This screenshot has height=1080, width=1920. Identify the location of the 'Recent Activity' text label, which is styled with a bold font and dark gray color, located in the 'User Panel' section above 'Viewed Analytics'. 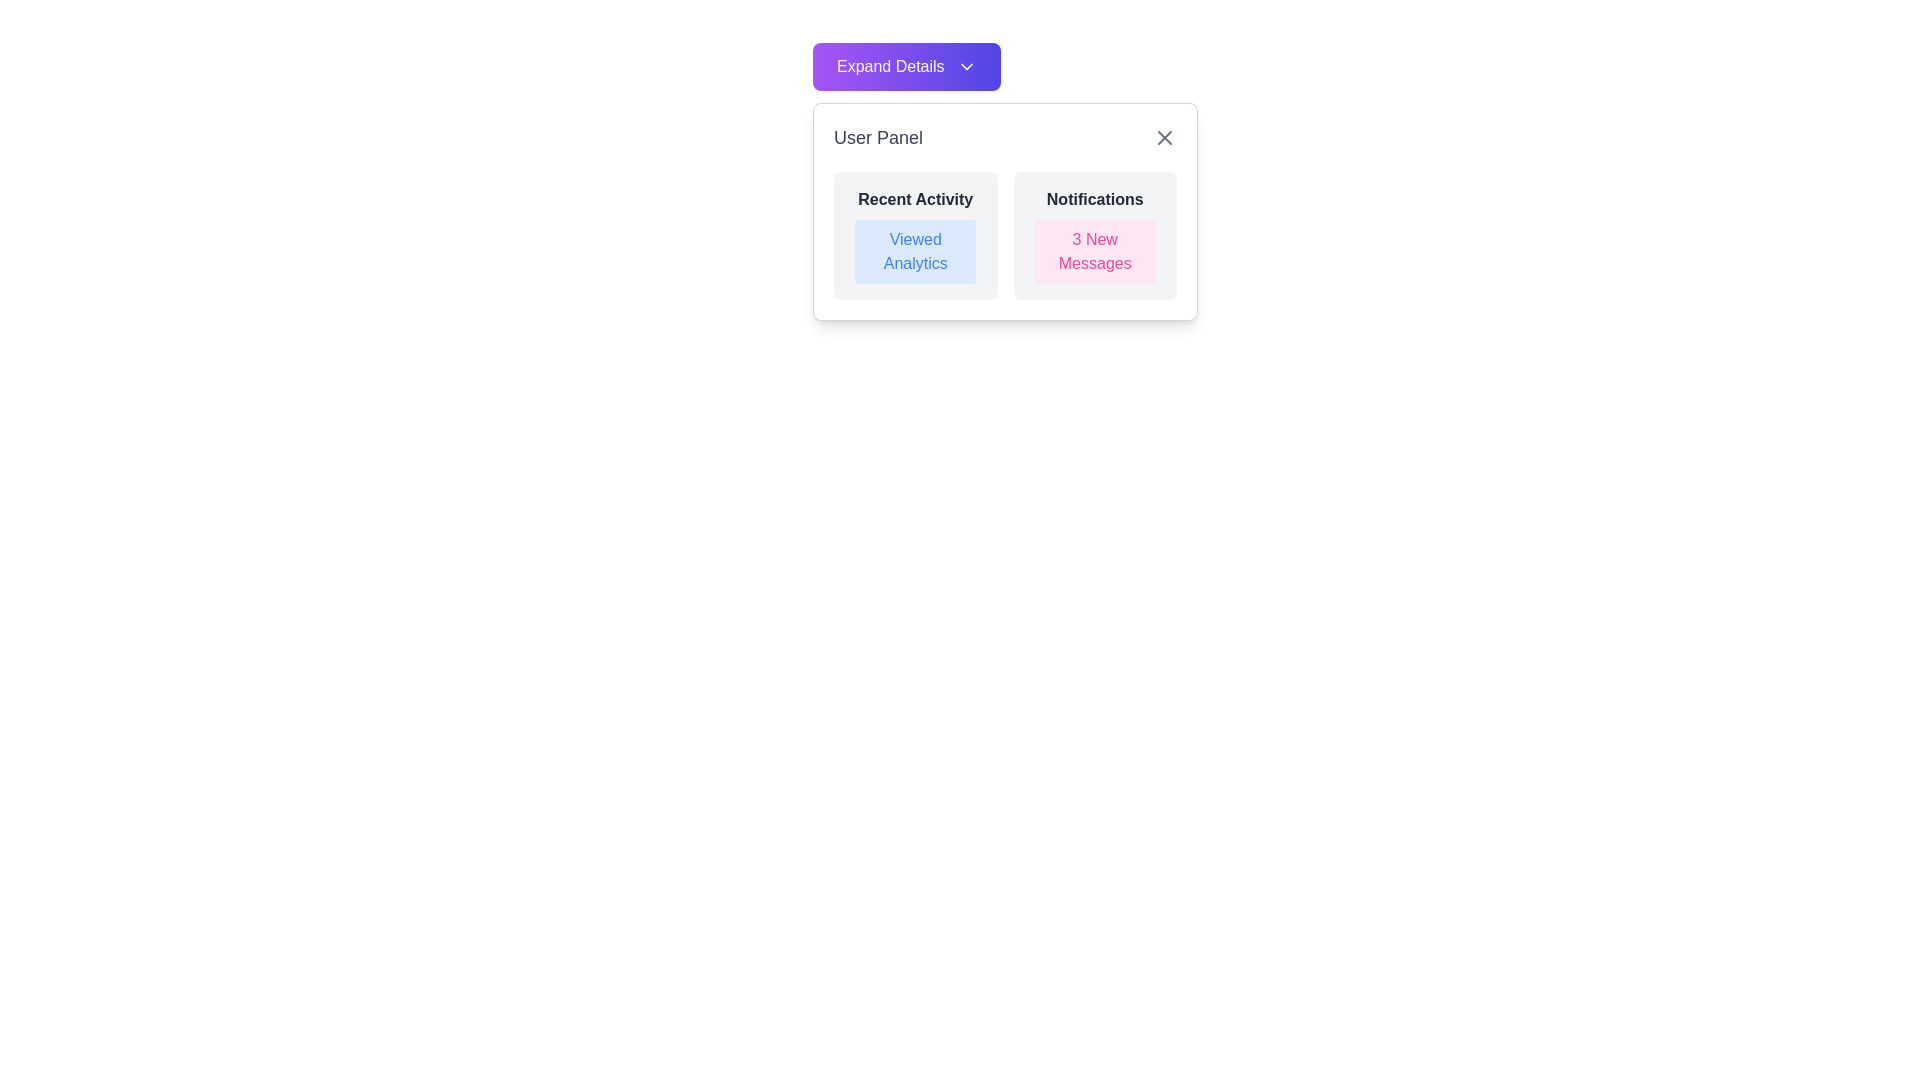
(914, 200).